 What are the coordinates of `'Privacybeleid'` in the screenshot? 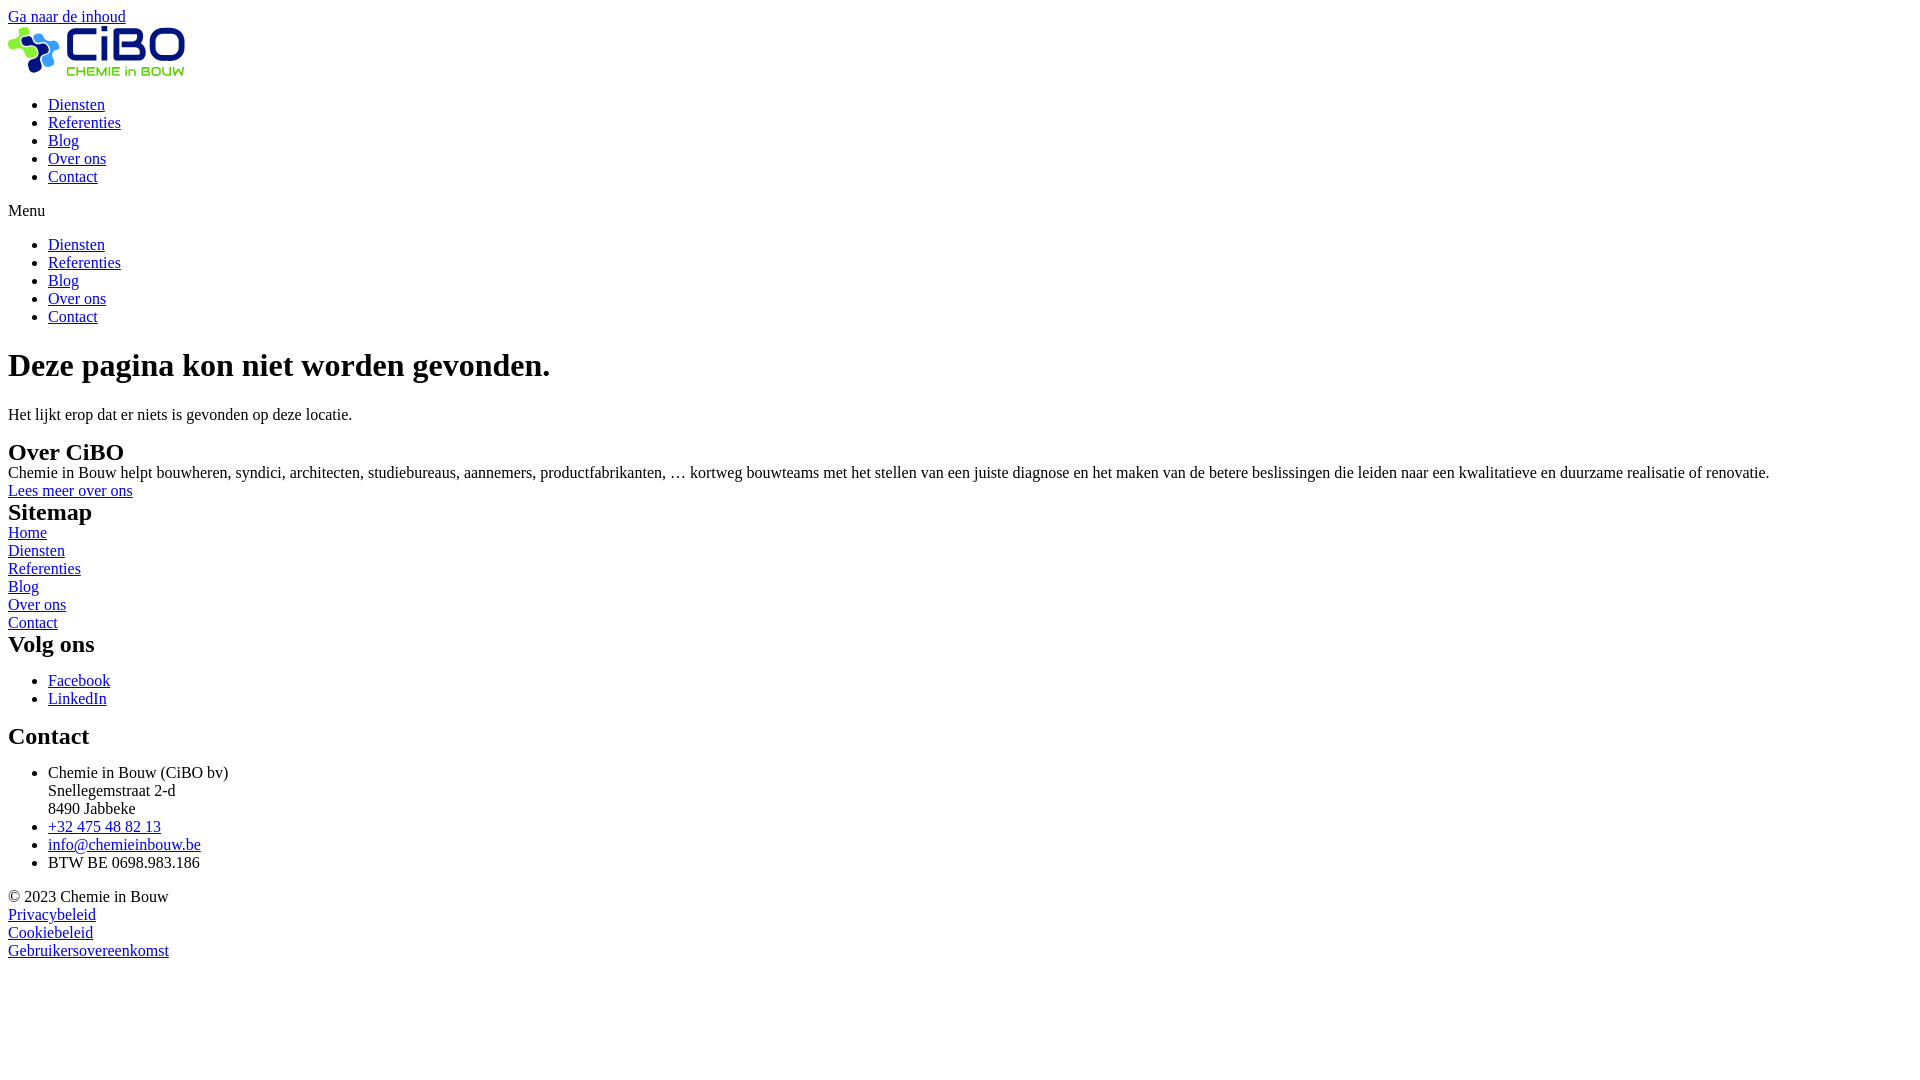 It's located at (8, 914).